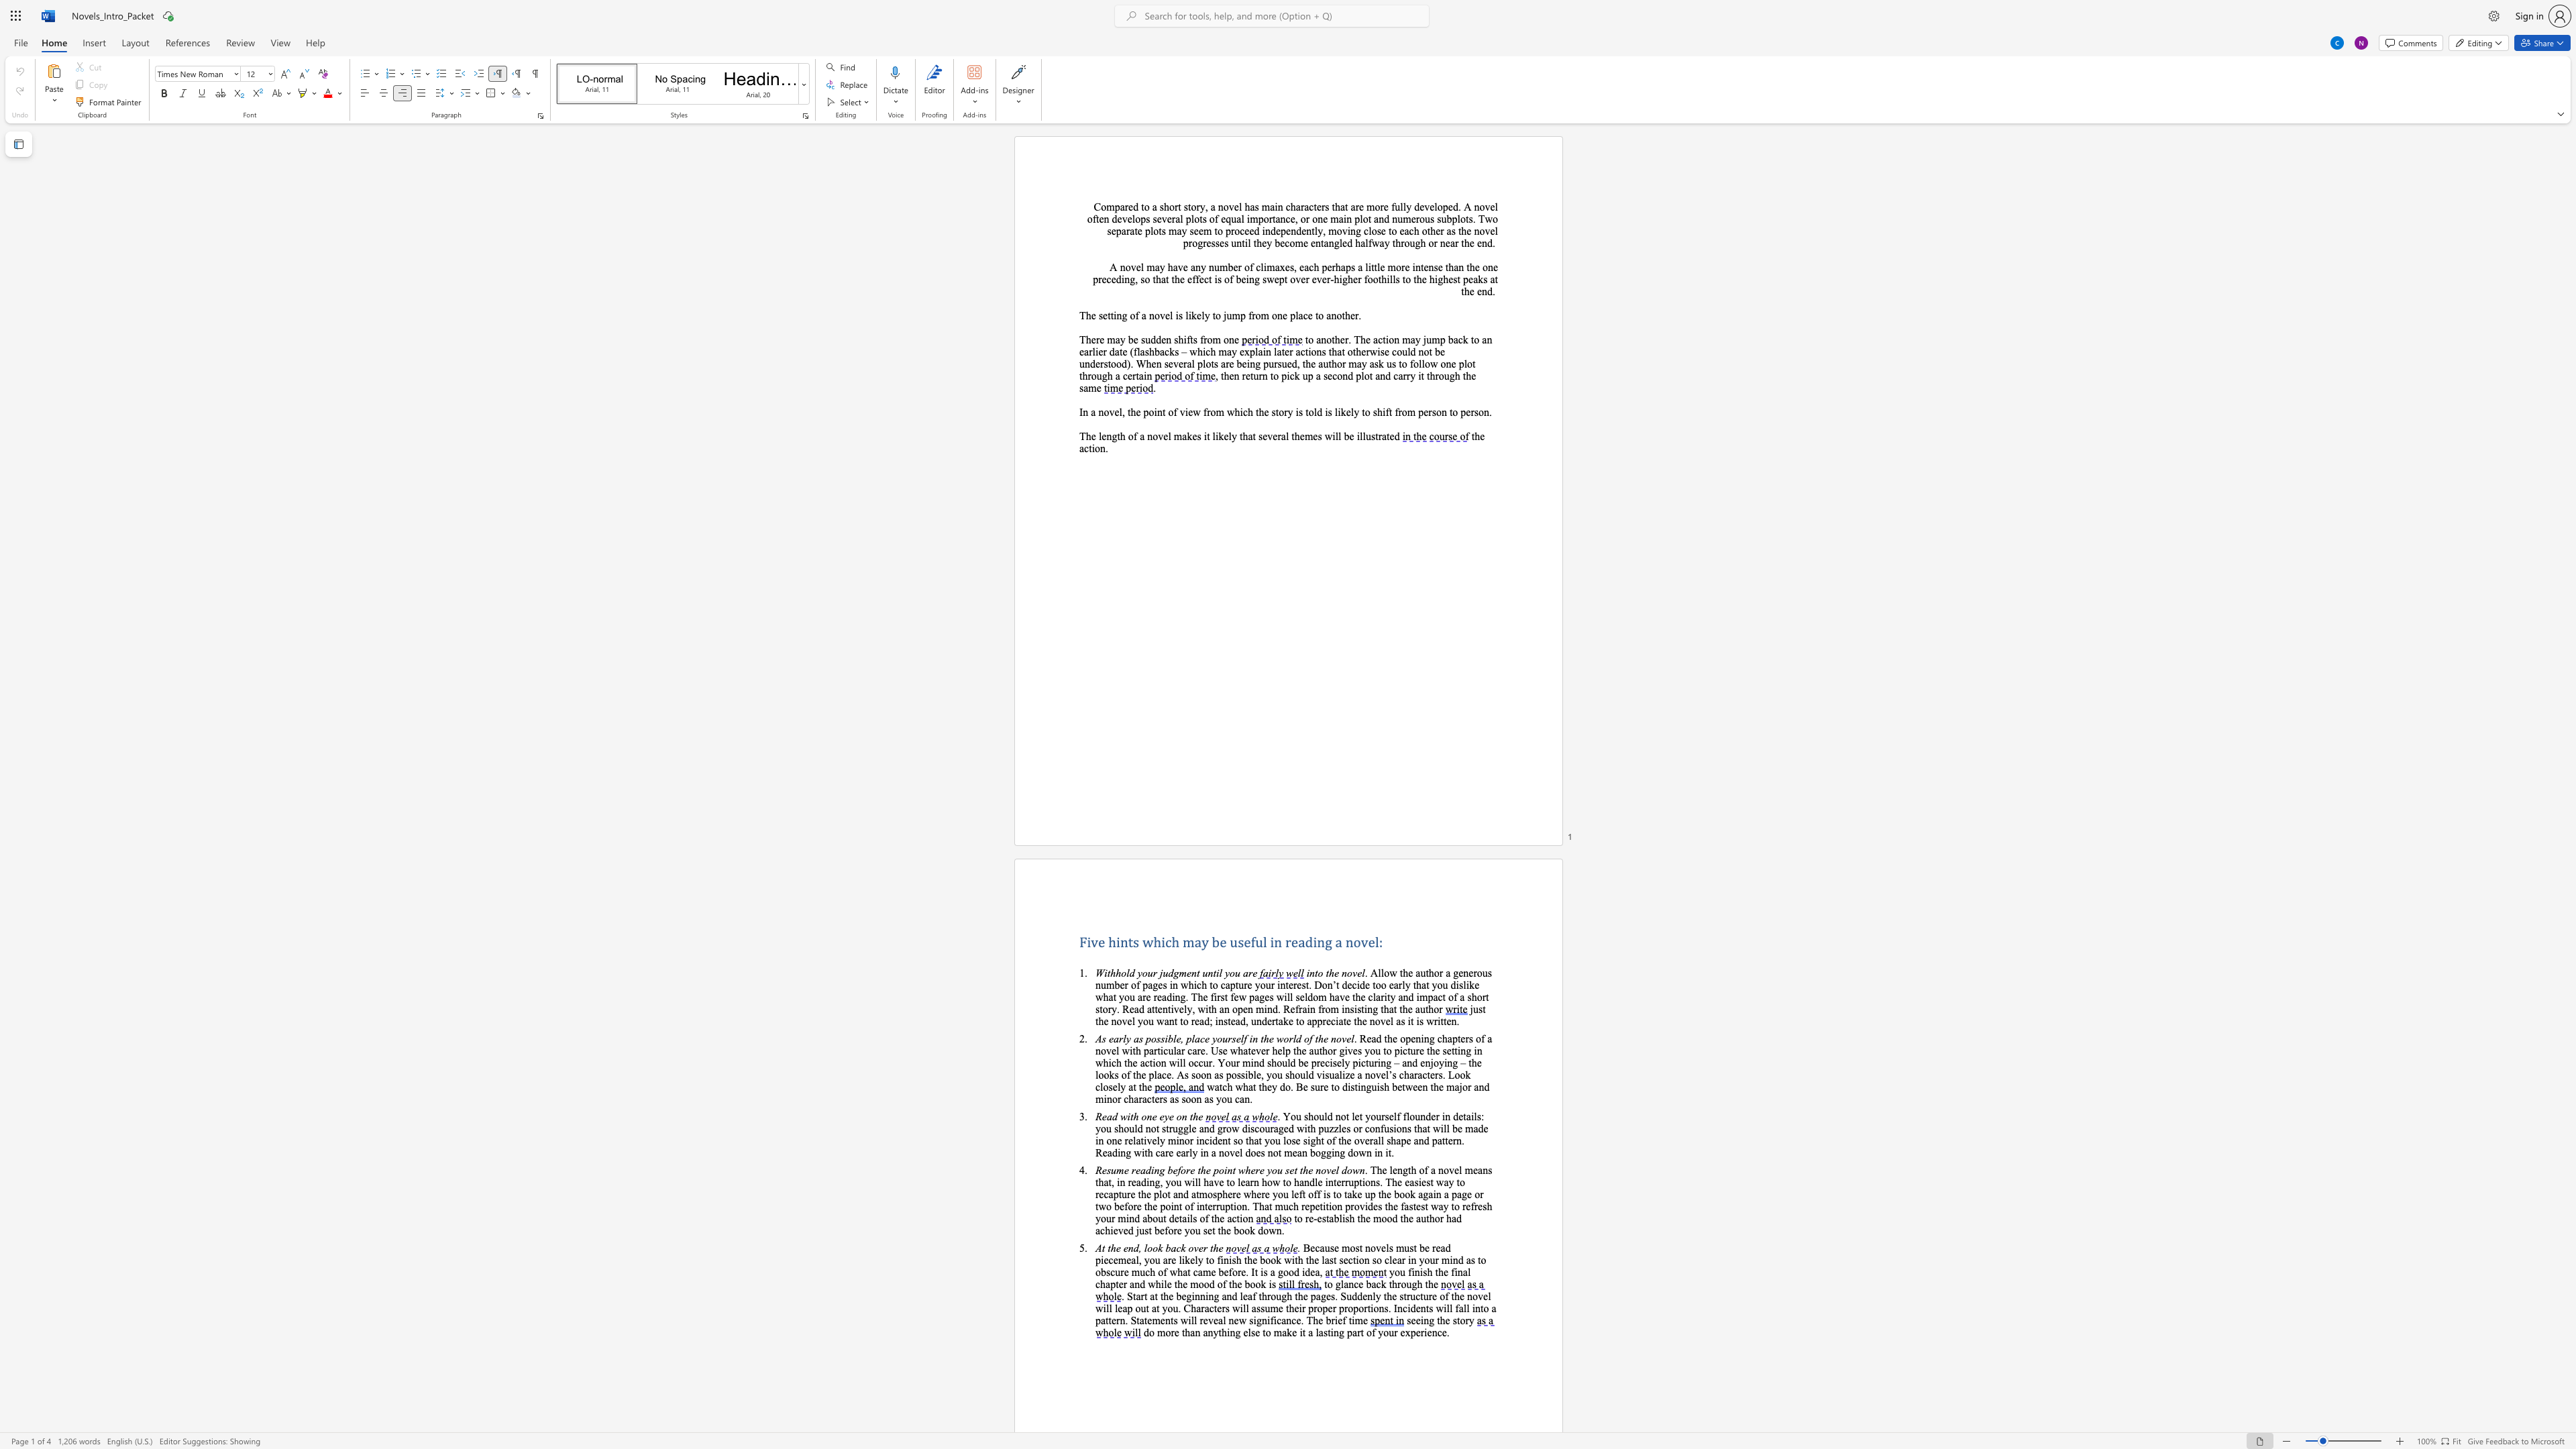 This screenshot has height=1449, width=2576. Describe the element at coordinates (1185, 1170) in the screenshot. I see `the subset text "re the point where you set the" within the text "Resume reading before the point where you set the novel down"` at that location.